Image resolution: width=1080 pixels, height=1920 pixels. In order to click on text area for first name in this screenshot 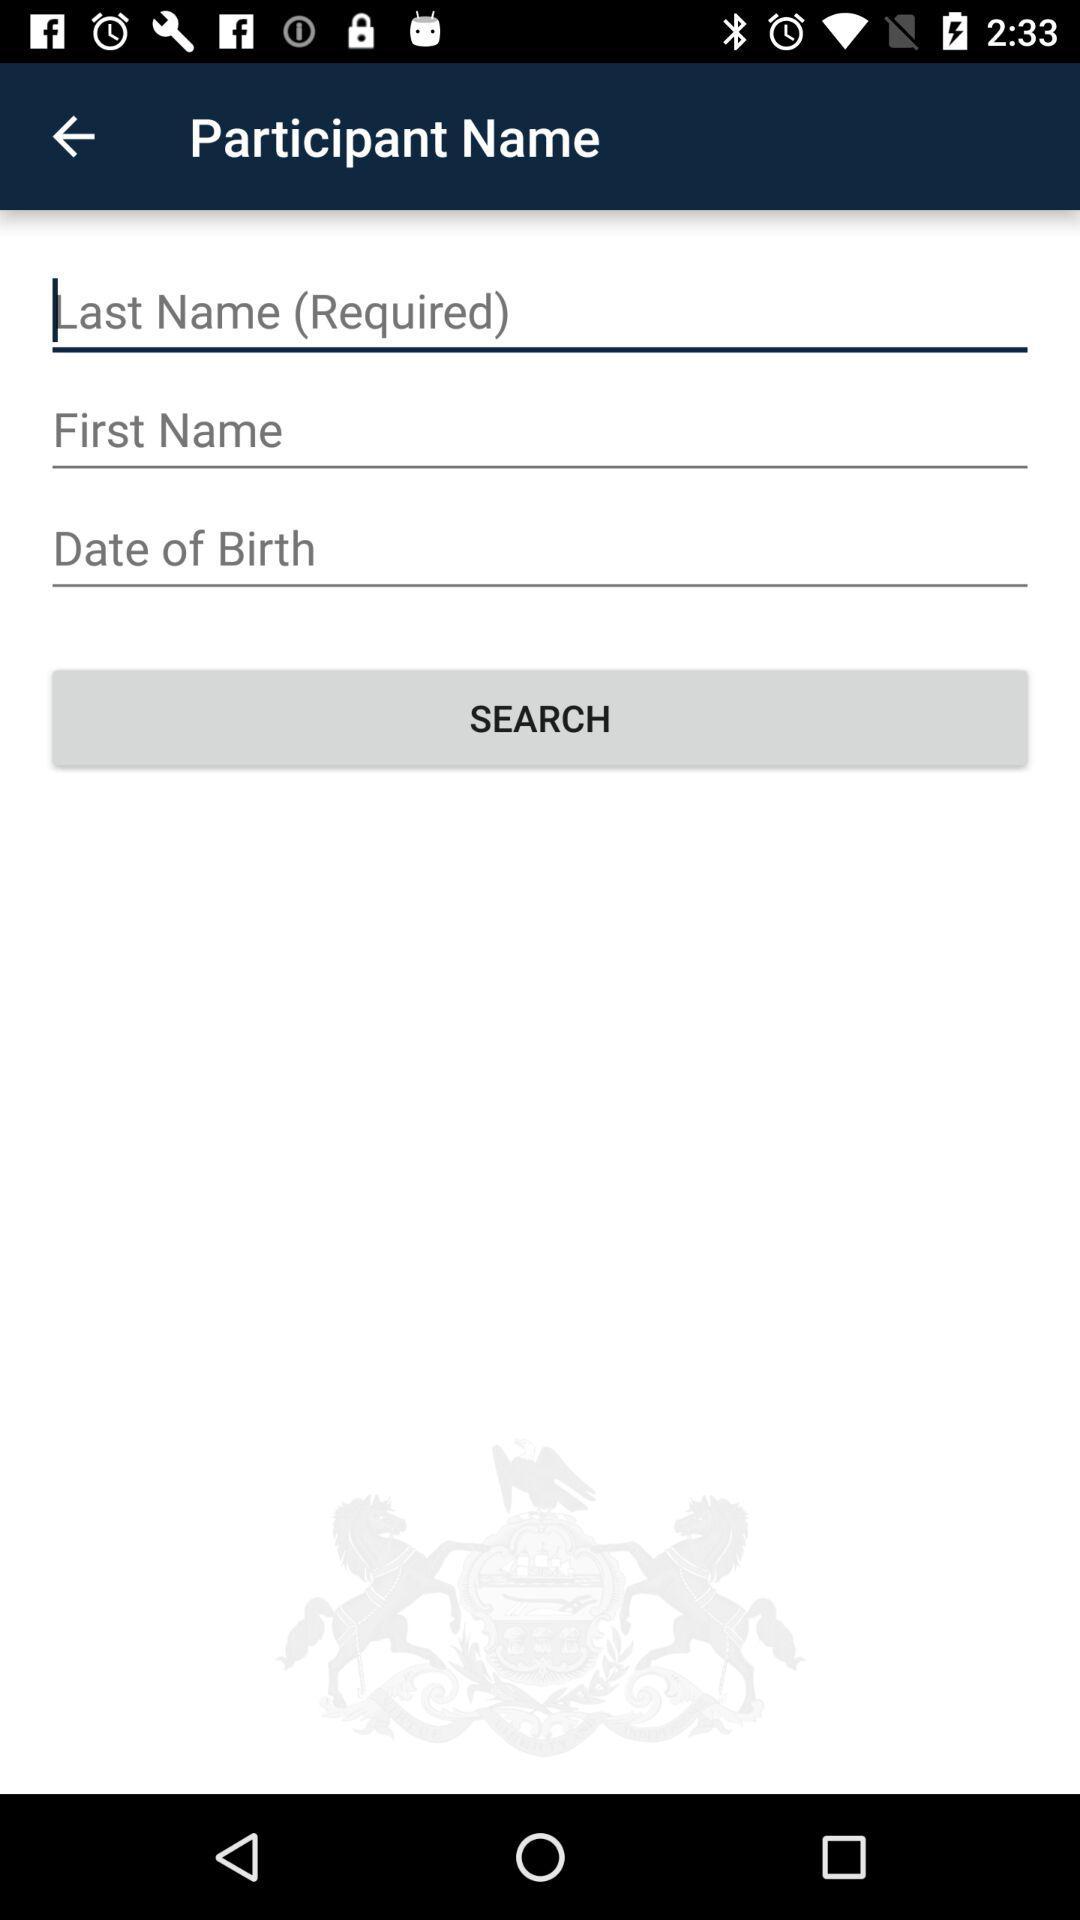, I will do `click(540, 428)`.